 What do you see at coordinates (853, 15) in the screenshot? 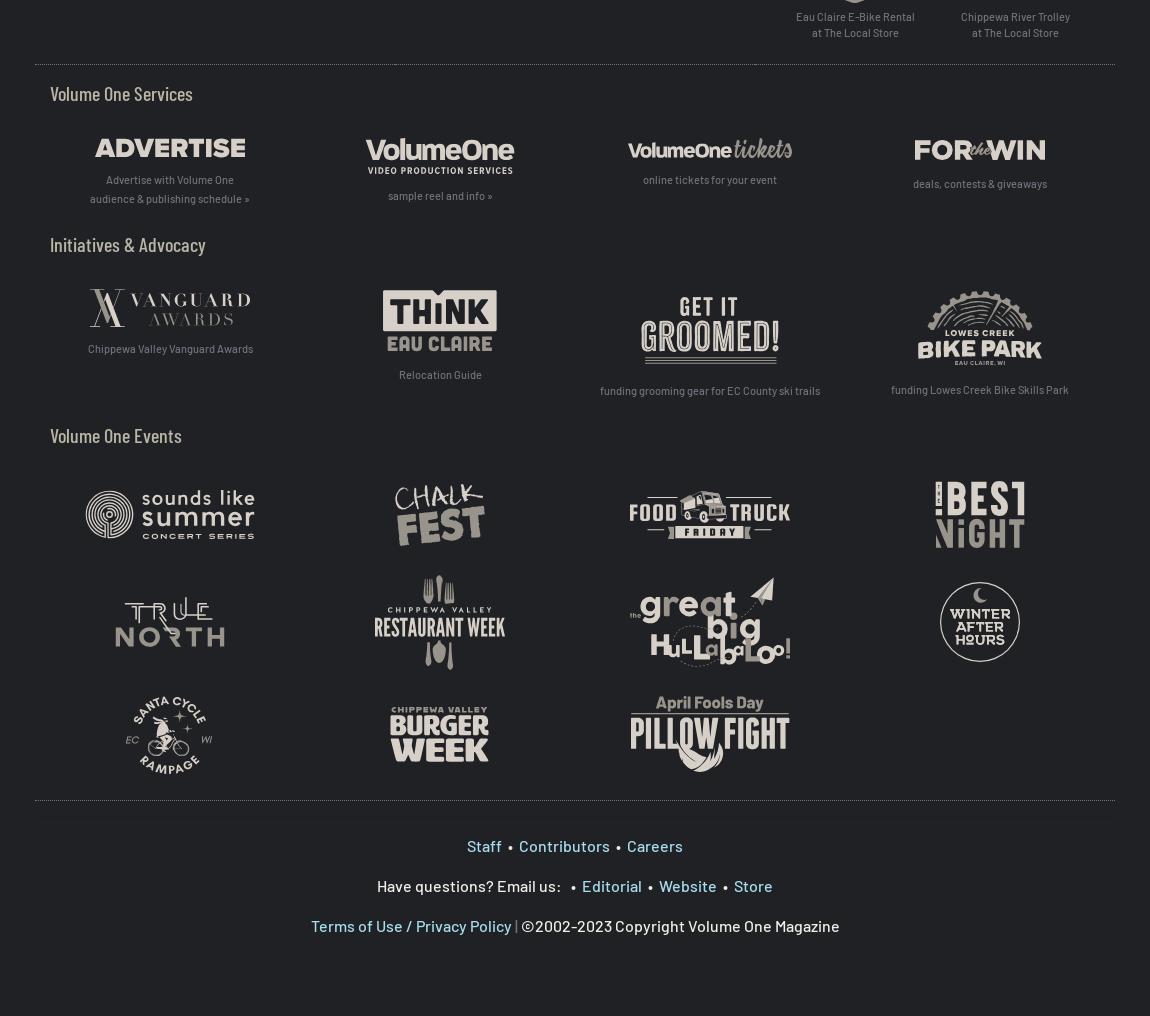
I see `'Eau Claire E-Bike Rental'` at bounding box center [853, 15].